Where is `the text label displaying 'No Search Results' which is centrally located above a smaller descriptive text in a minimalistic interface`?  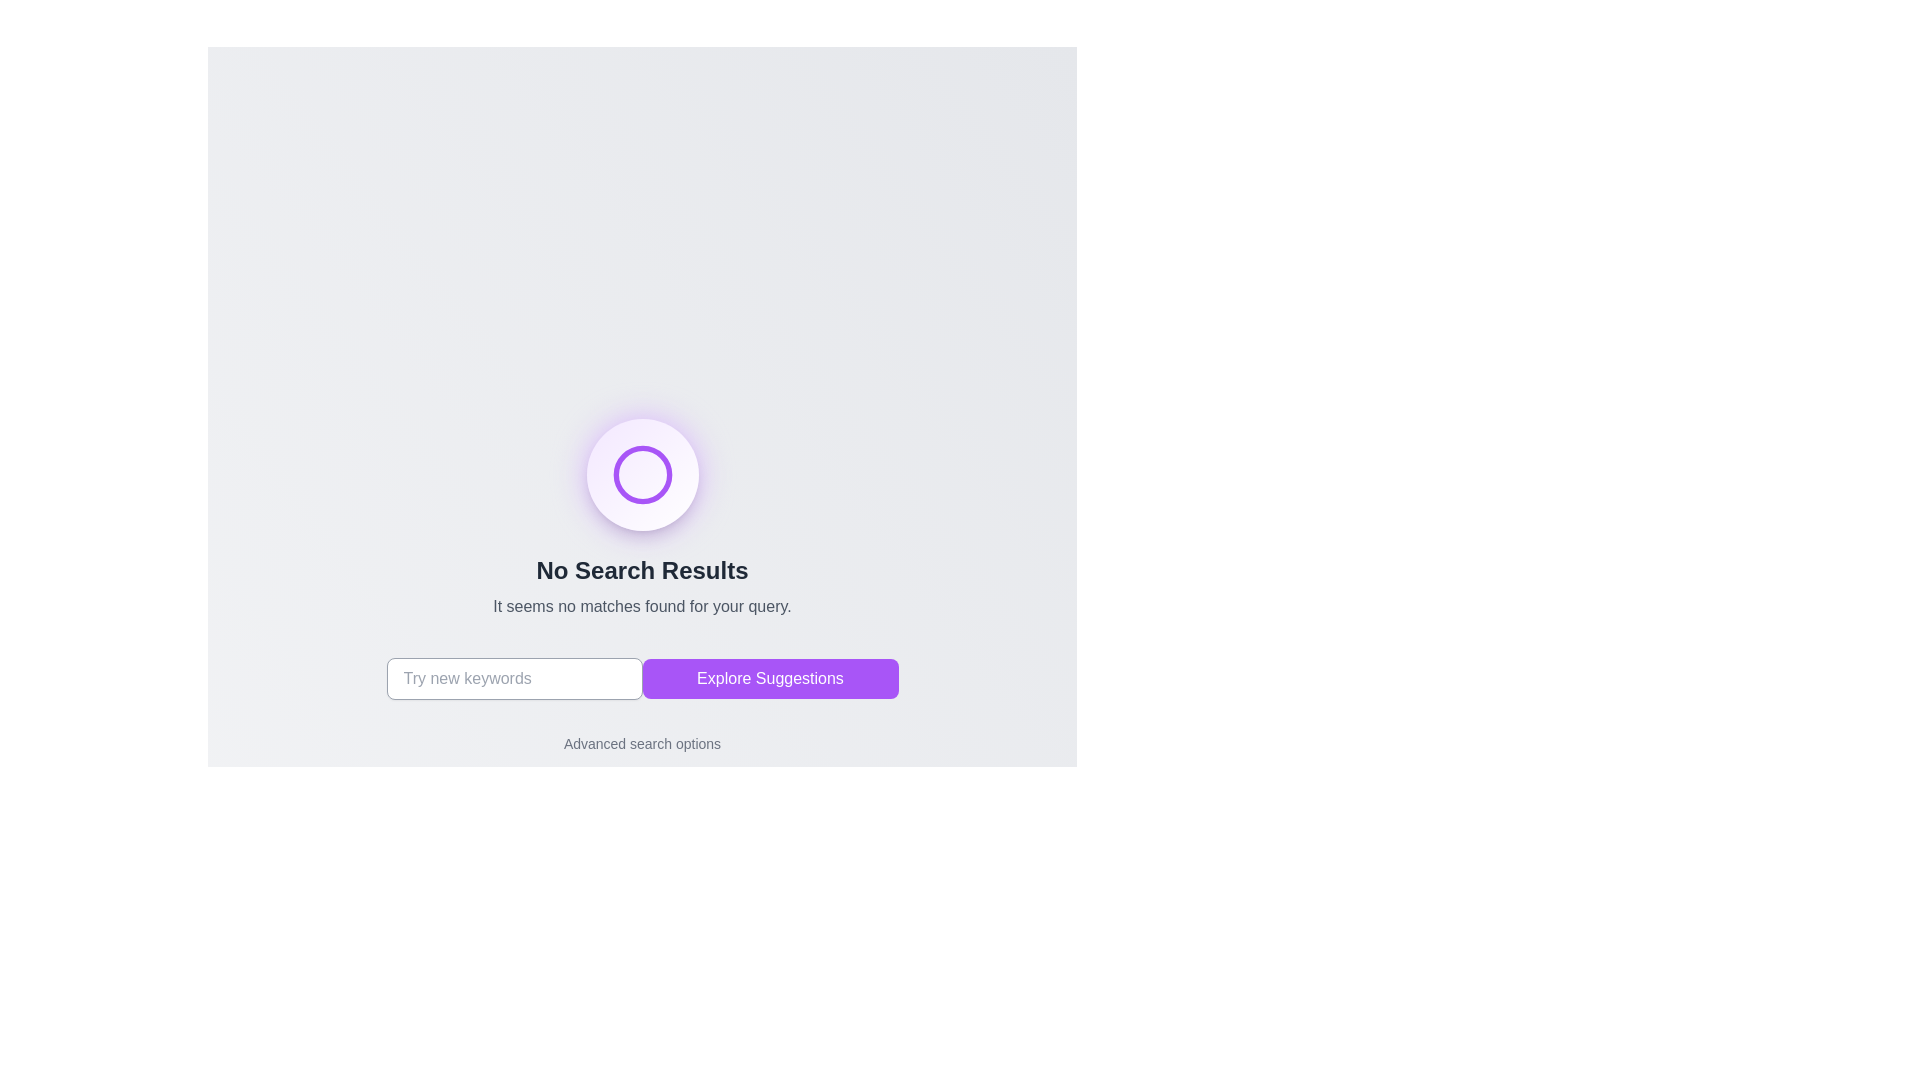 the text label displaying 'No Search Results' which is centrally located above a smaller descriptive text in a minimalistic interface is located at coordinates (642, 570).